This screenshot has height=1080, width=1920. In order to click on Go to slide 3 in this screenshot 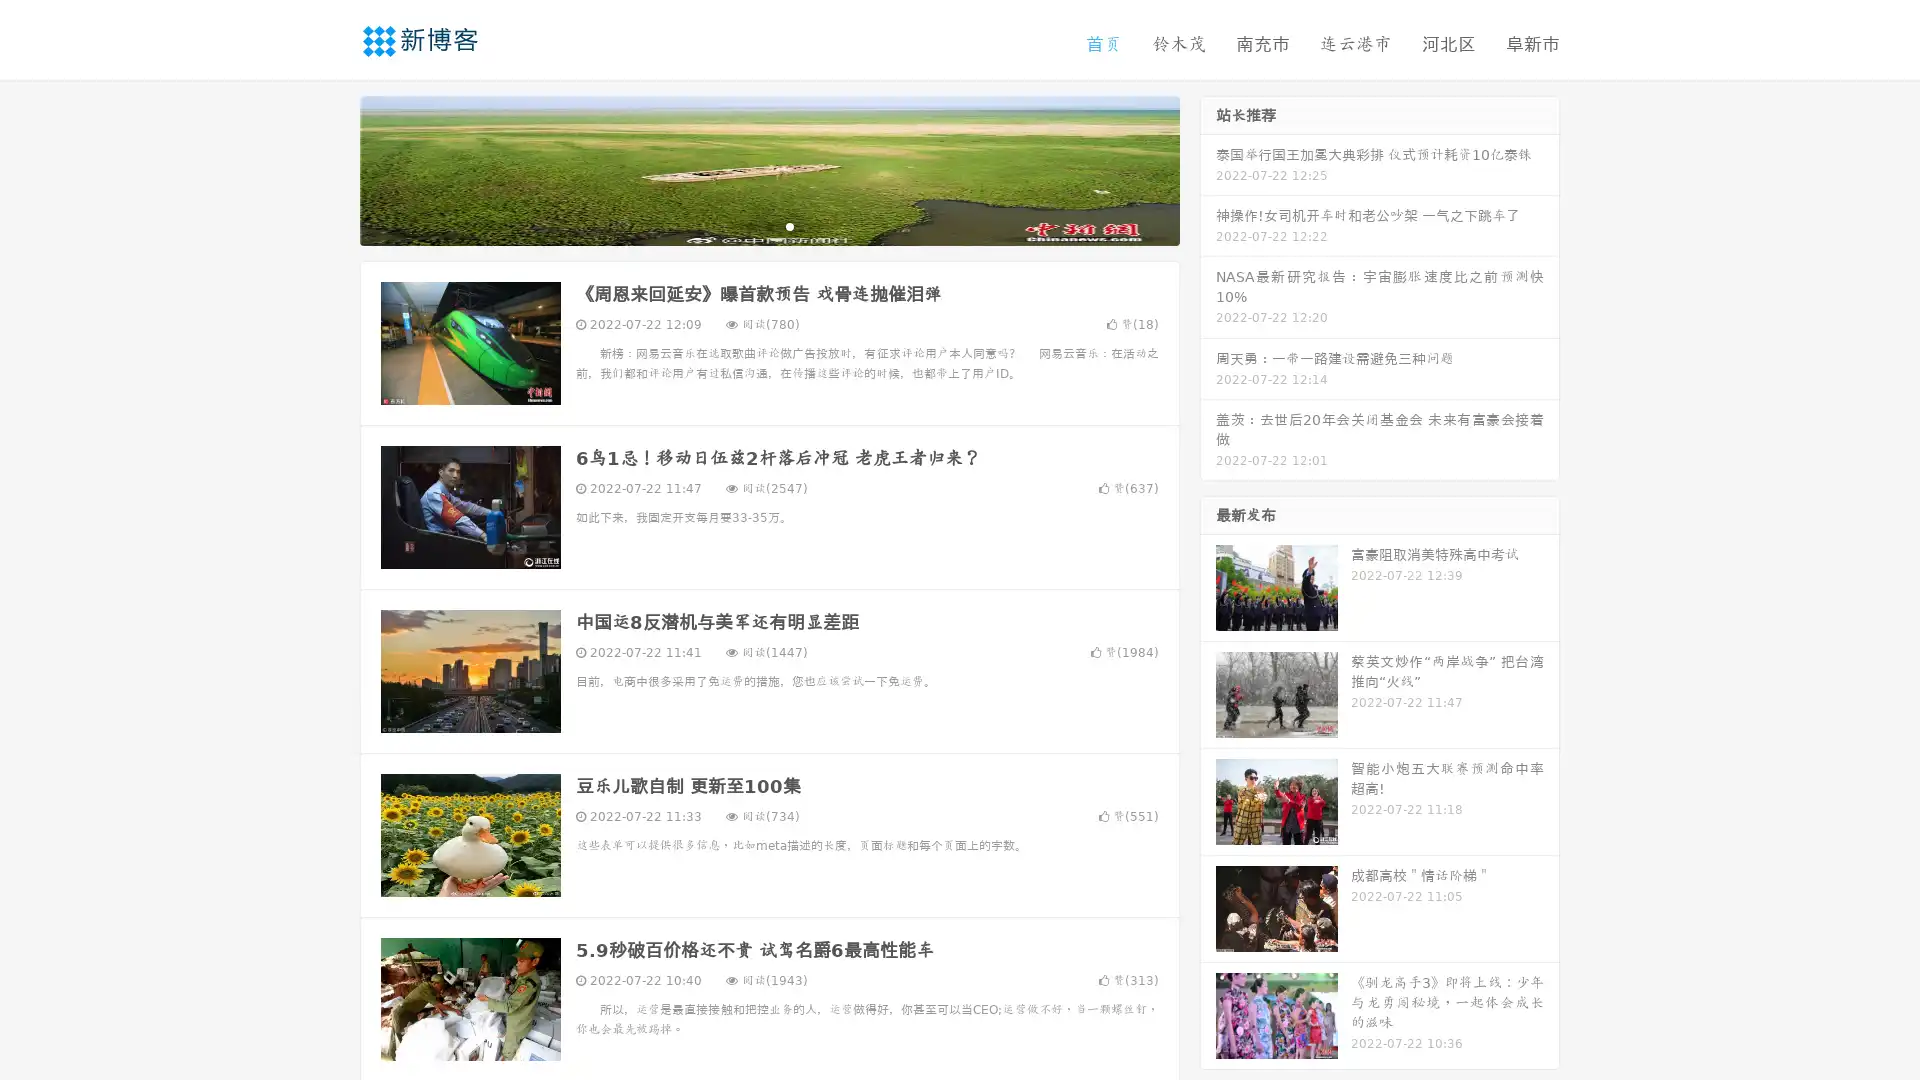, I will do `click(789, 225)`.